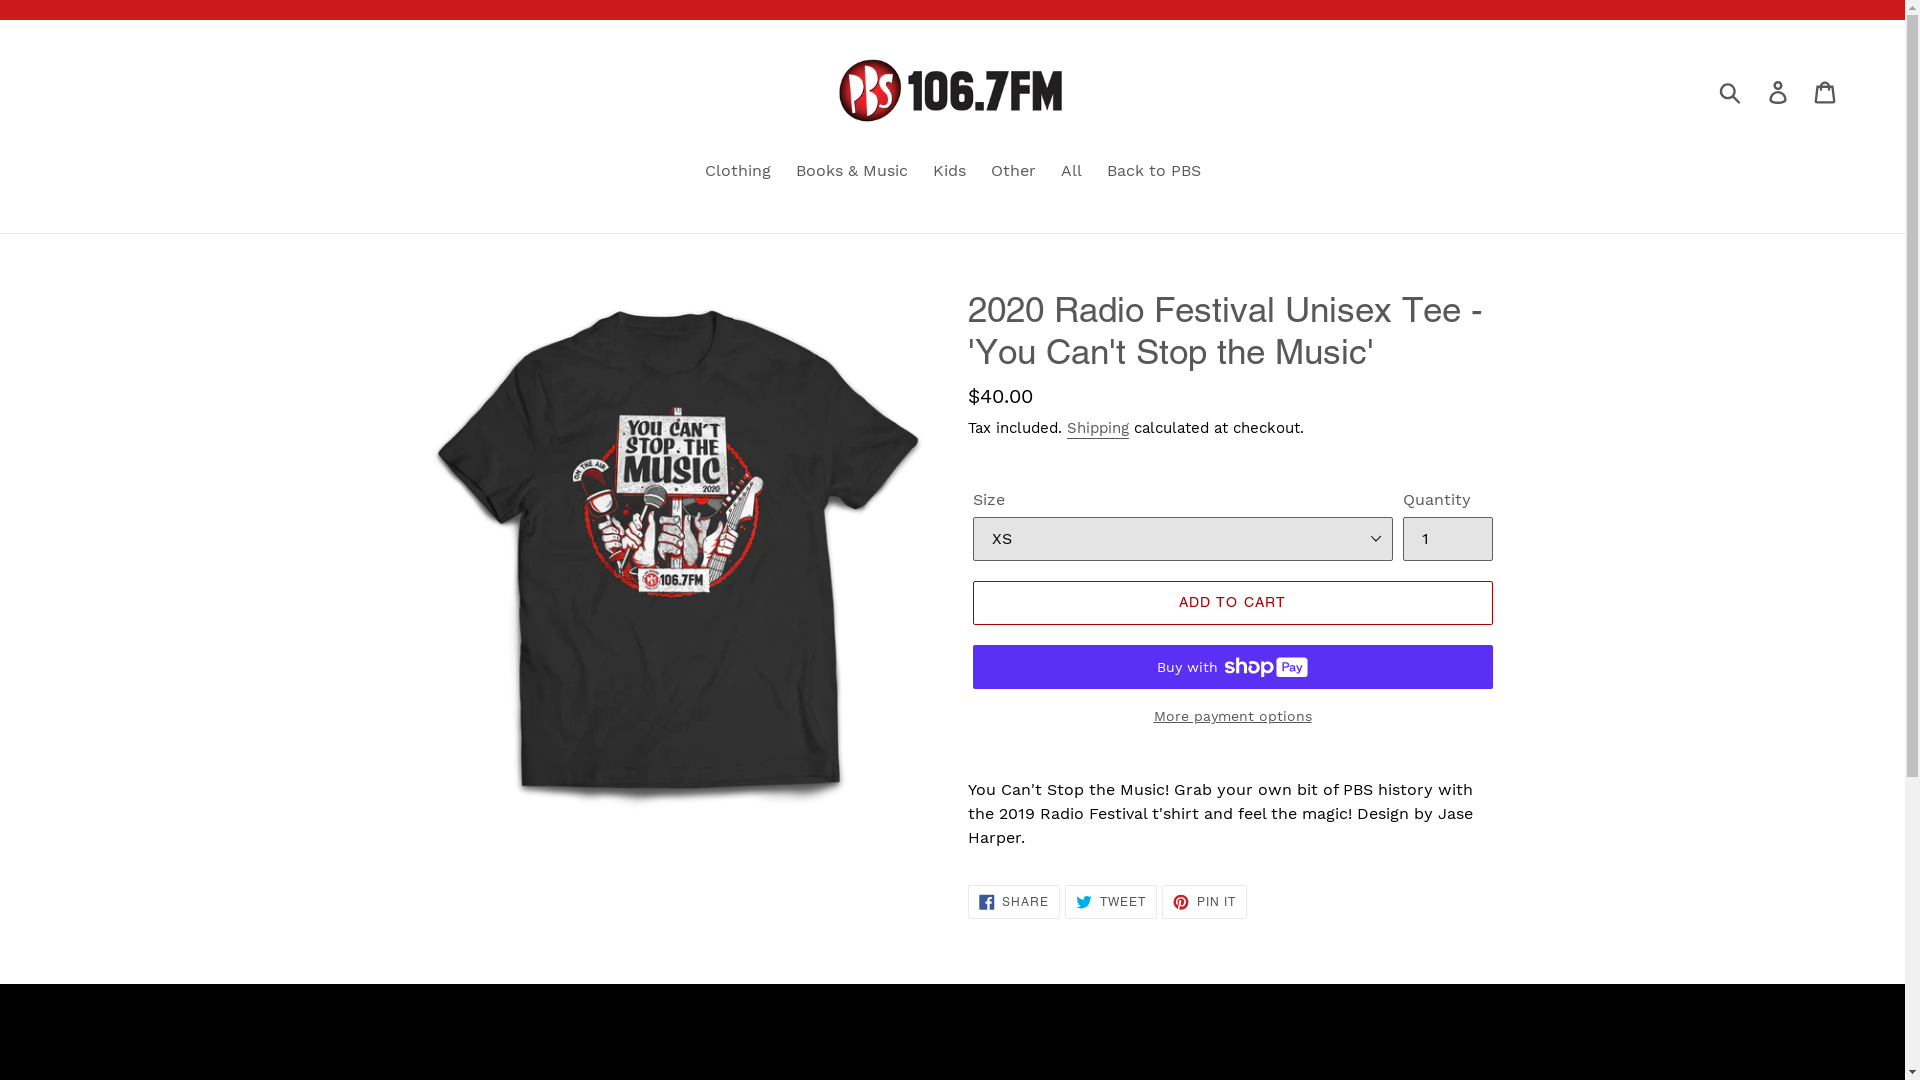  Describe the element at coordinates (1730, 92) in the screenshot. I see `'Submit'` at that location.